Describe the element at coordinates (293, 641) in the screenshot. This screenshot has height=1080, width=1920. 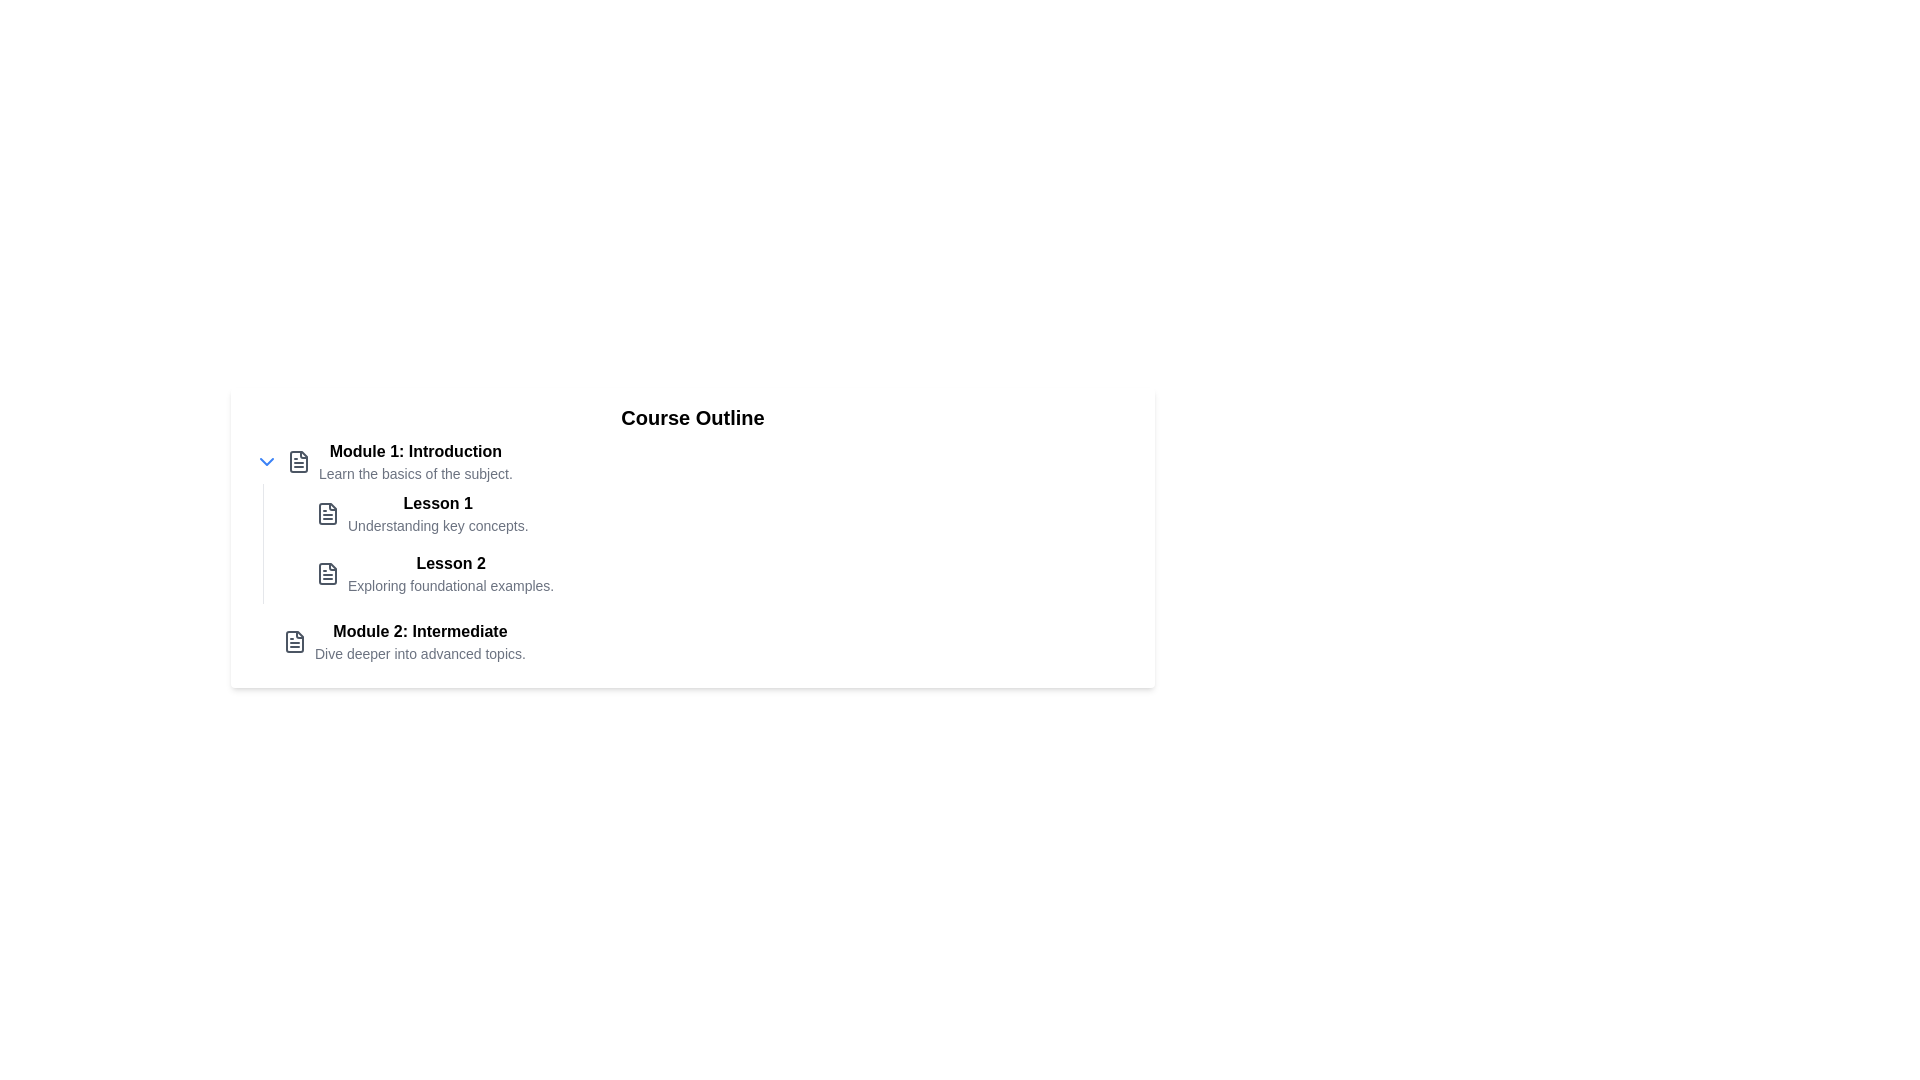
I see `the document icon located to the left of the text 'Module 2: Intermediate'` at that location.